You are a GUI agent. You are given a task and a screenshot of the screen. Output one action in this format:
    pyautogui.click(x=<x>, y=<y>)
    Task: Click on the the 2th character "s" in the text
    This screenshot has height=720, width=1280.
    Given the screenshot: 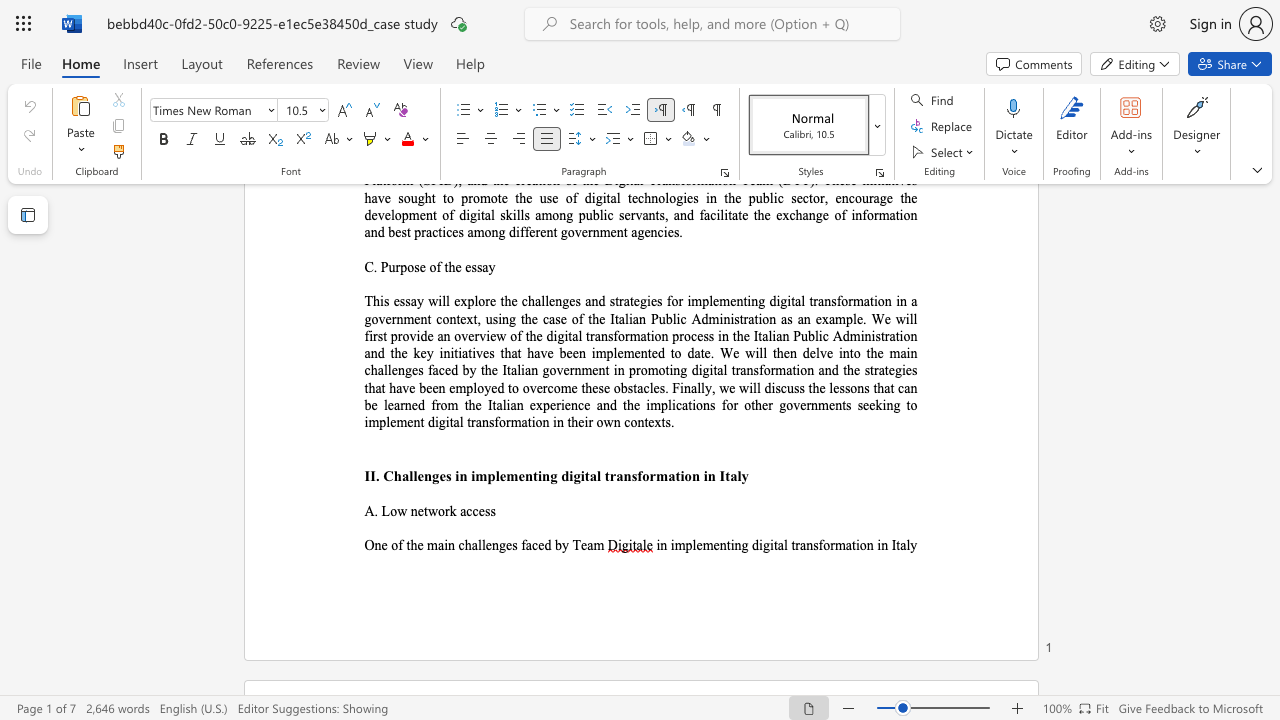 What is the action you would take?
    pyautogui.click(x=493, y=510)
    